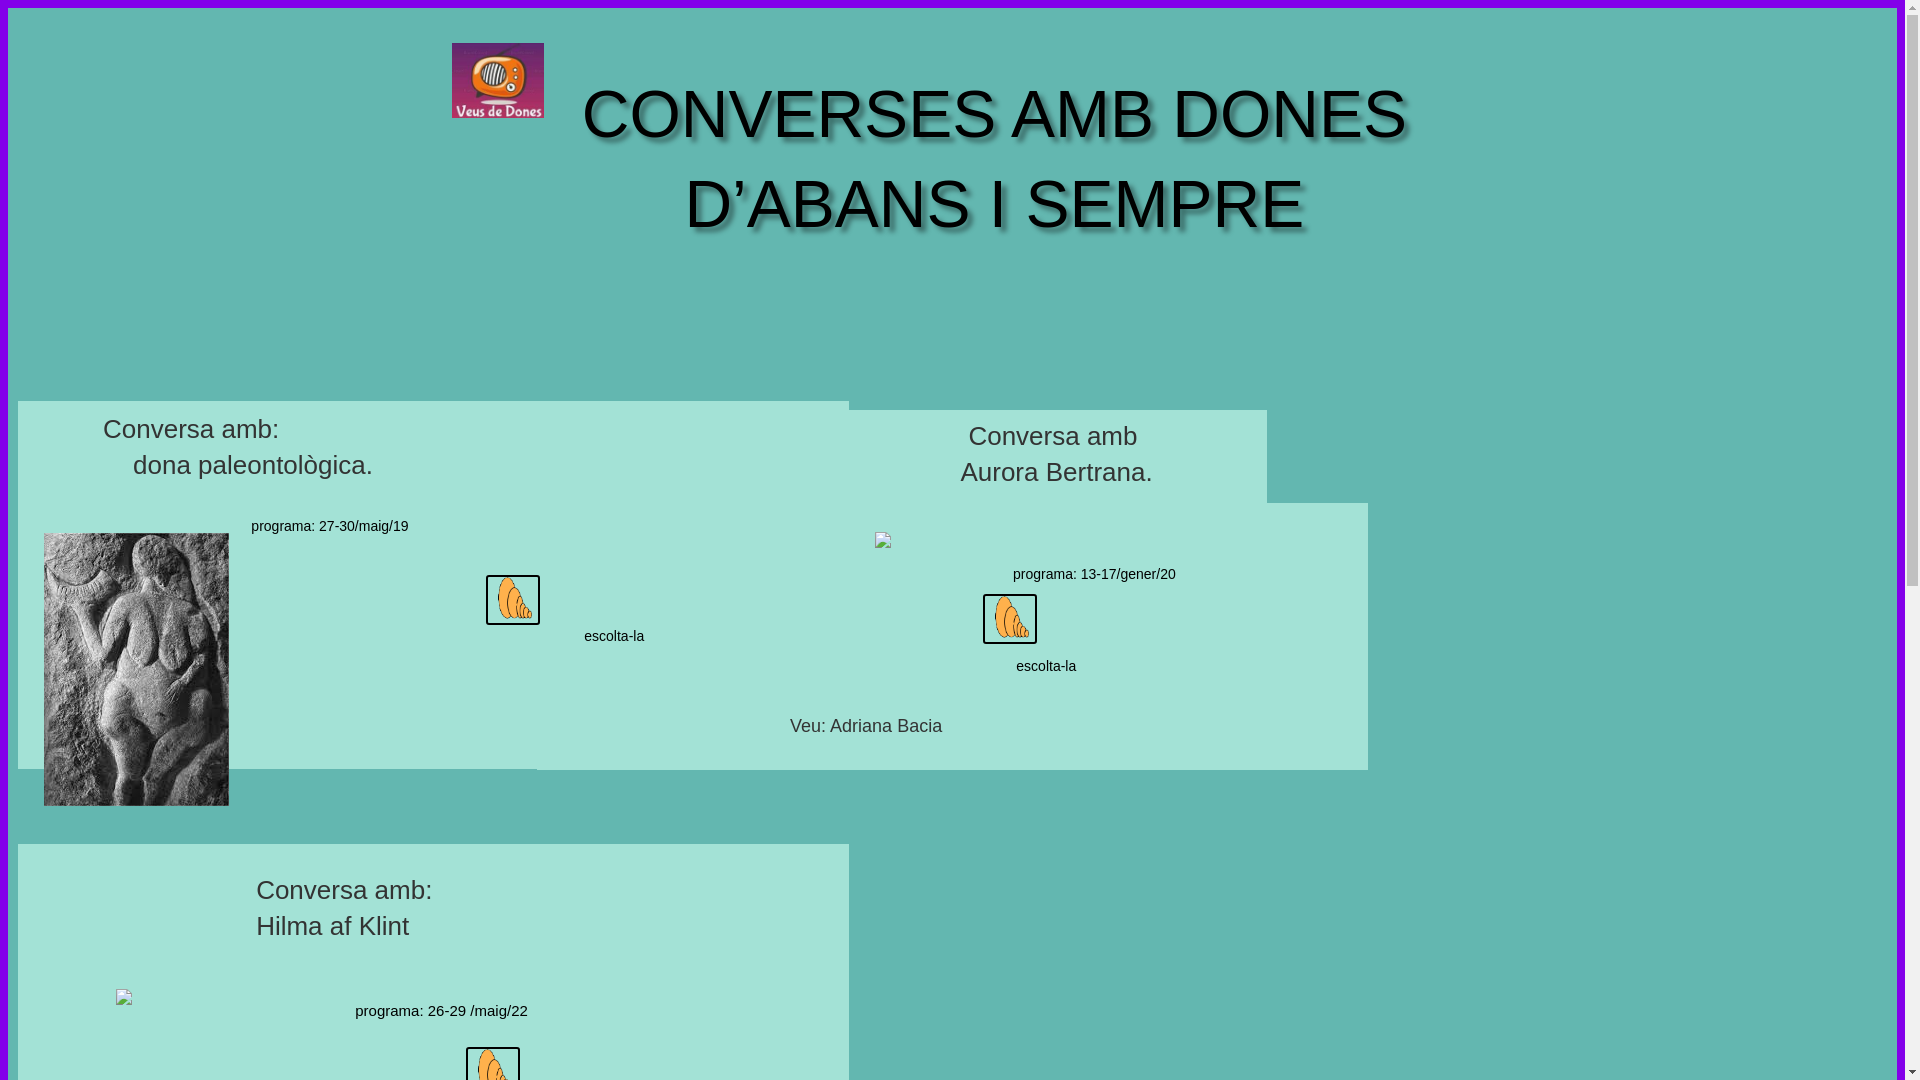  Describe the element at coordinates (485, 599) in the screenshot. I see `'c'` at that location.